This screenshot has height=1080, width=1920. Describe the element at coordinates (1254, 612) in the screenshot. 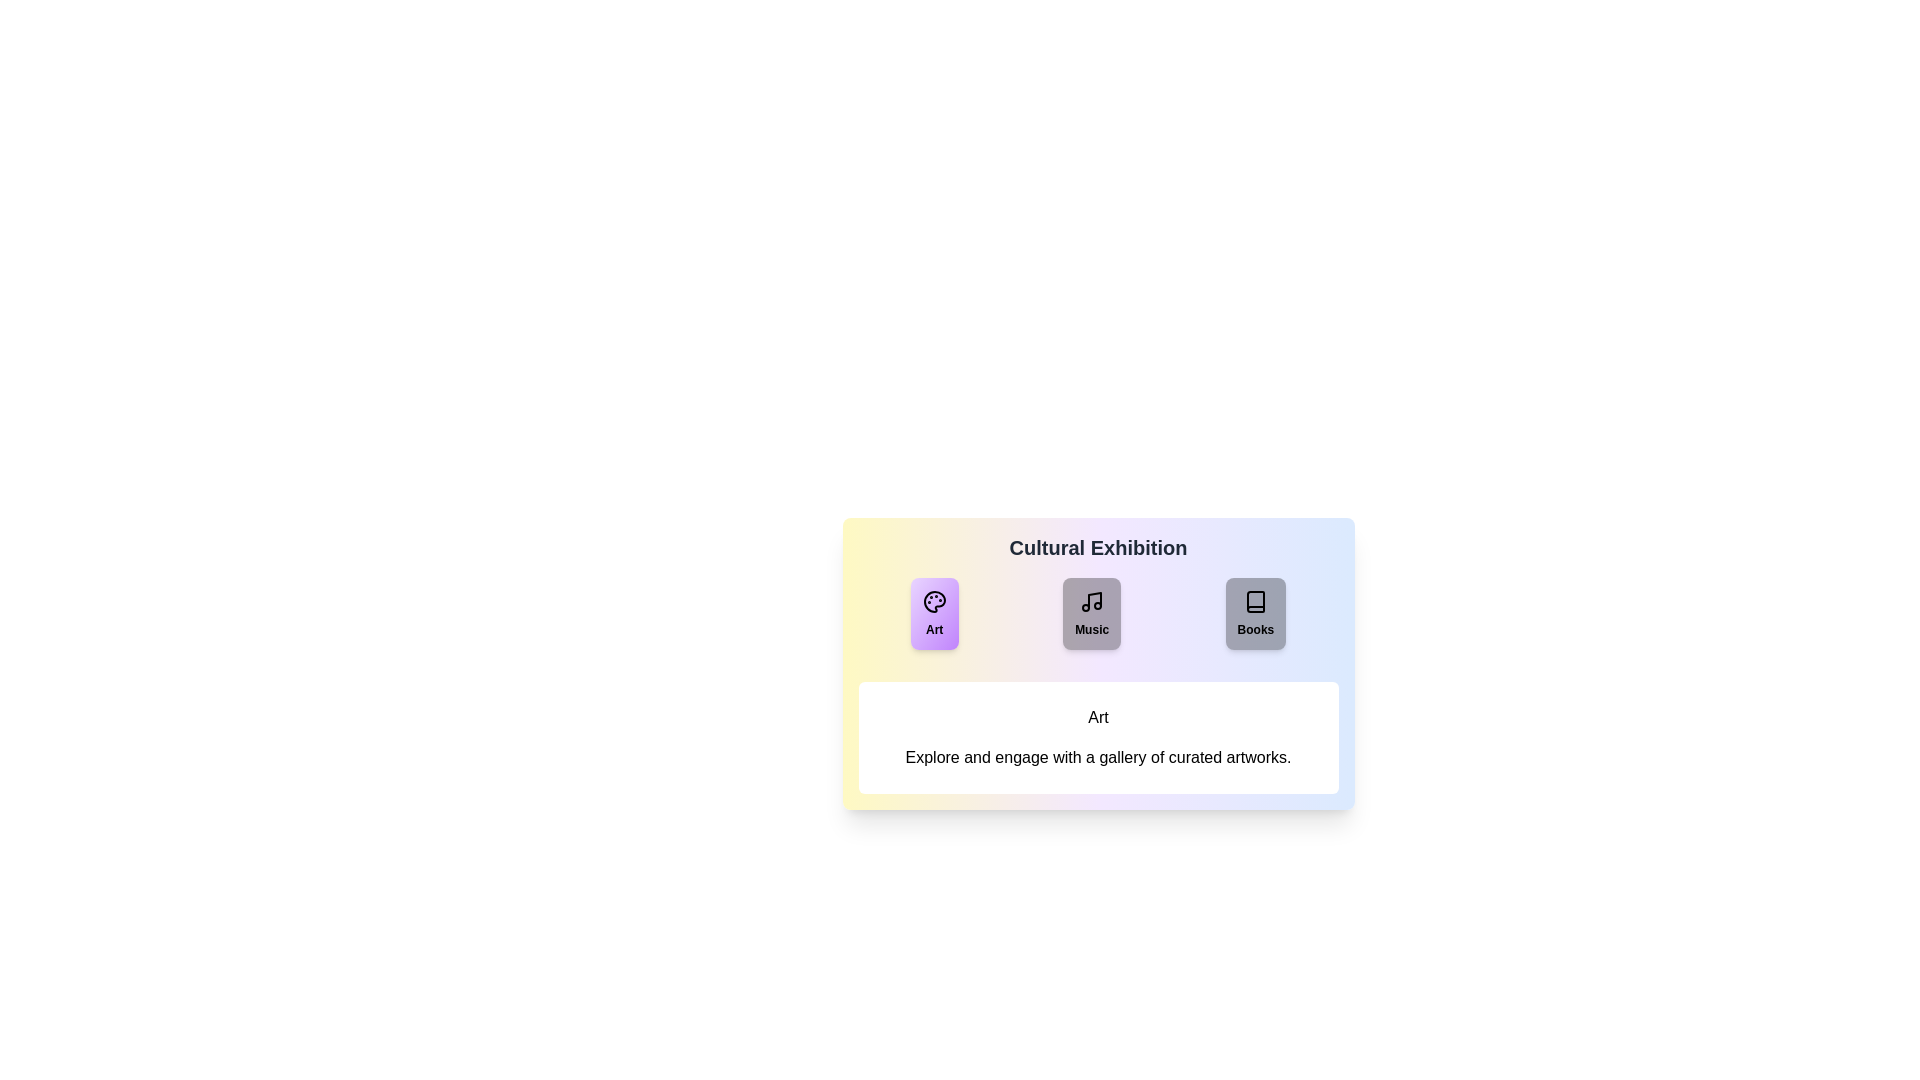

I see `the Books tab by clicking on its button` at that location.